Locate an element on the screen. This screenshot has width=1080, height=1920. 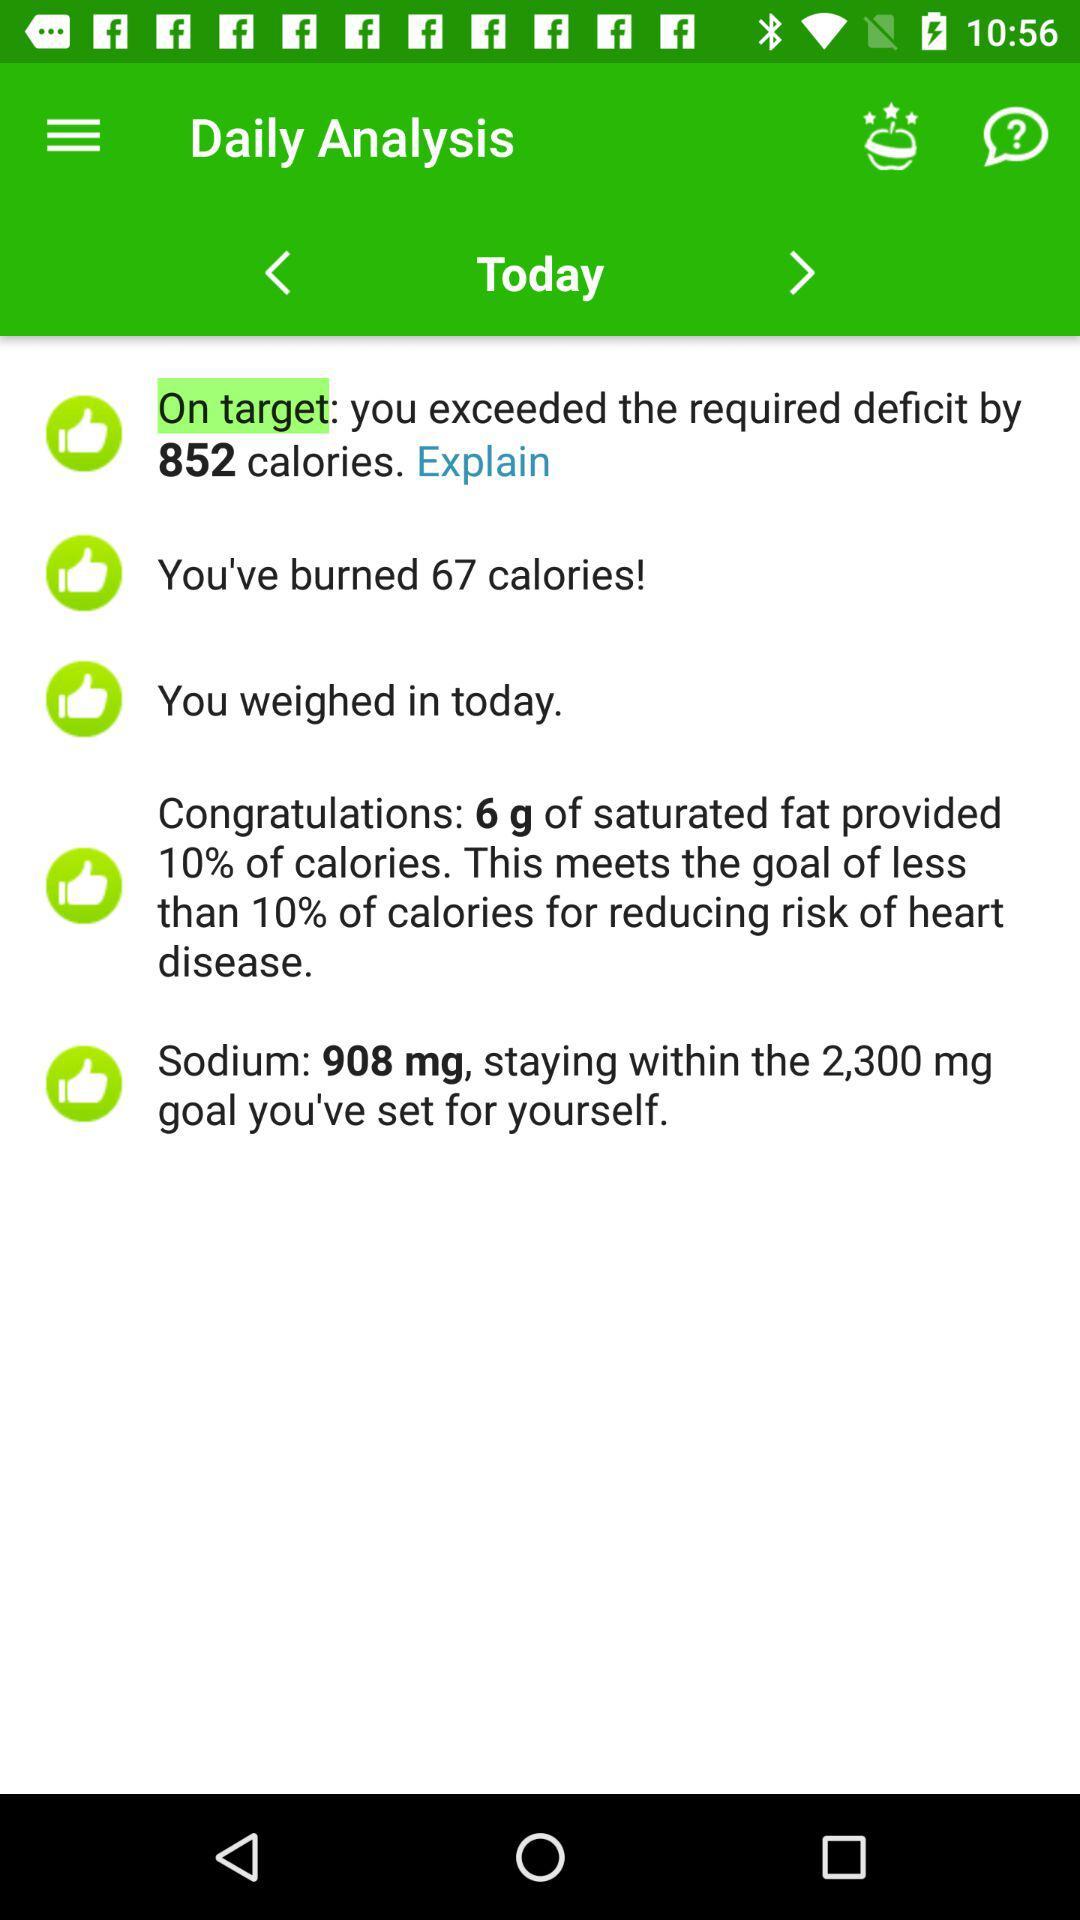
next is located at coordinates (801, 272).